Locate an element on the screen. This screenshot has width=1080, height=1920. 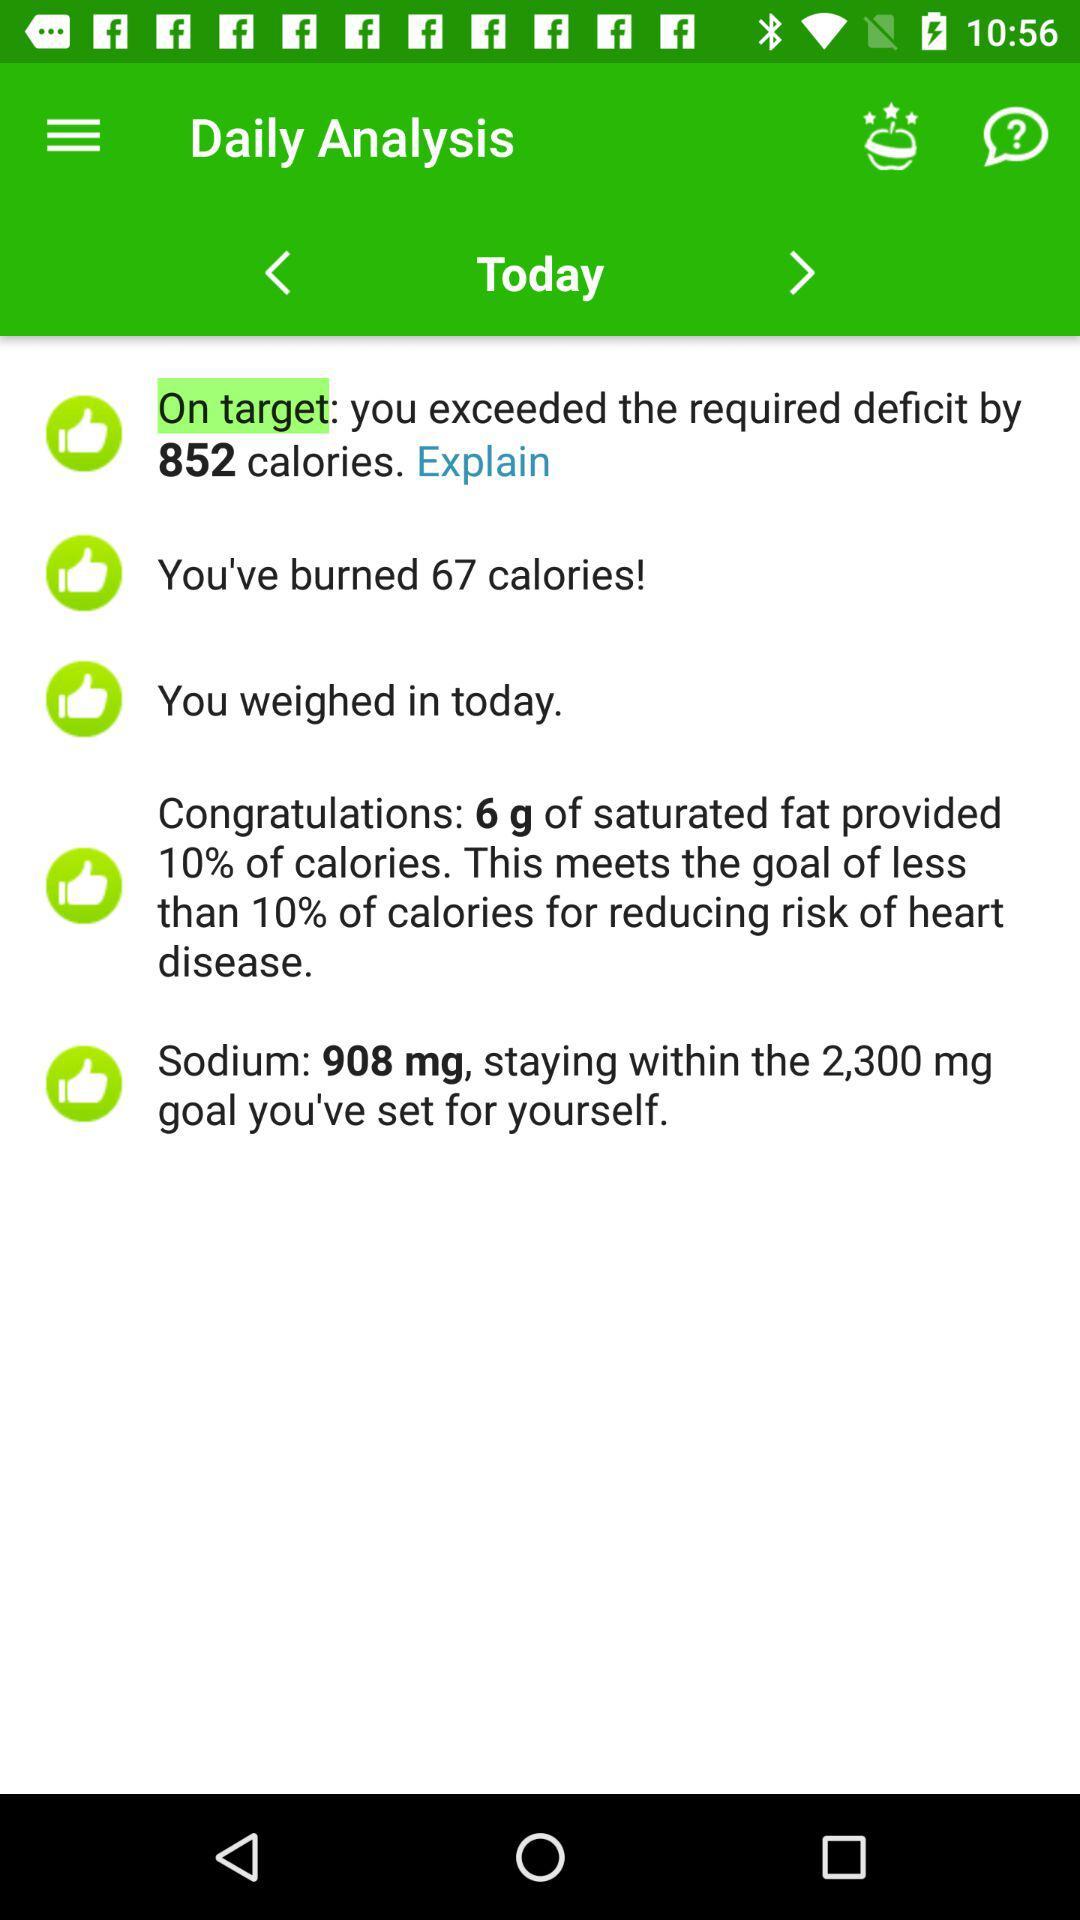
next is located at coordinates (801, 272).